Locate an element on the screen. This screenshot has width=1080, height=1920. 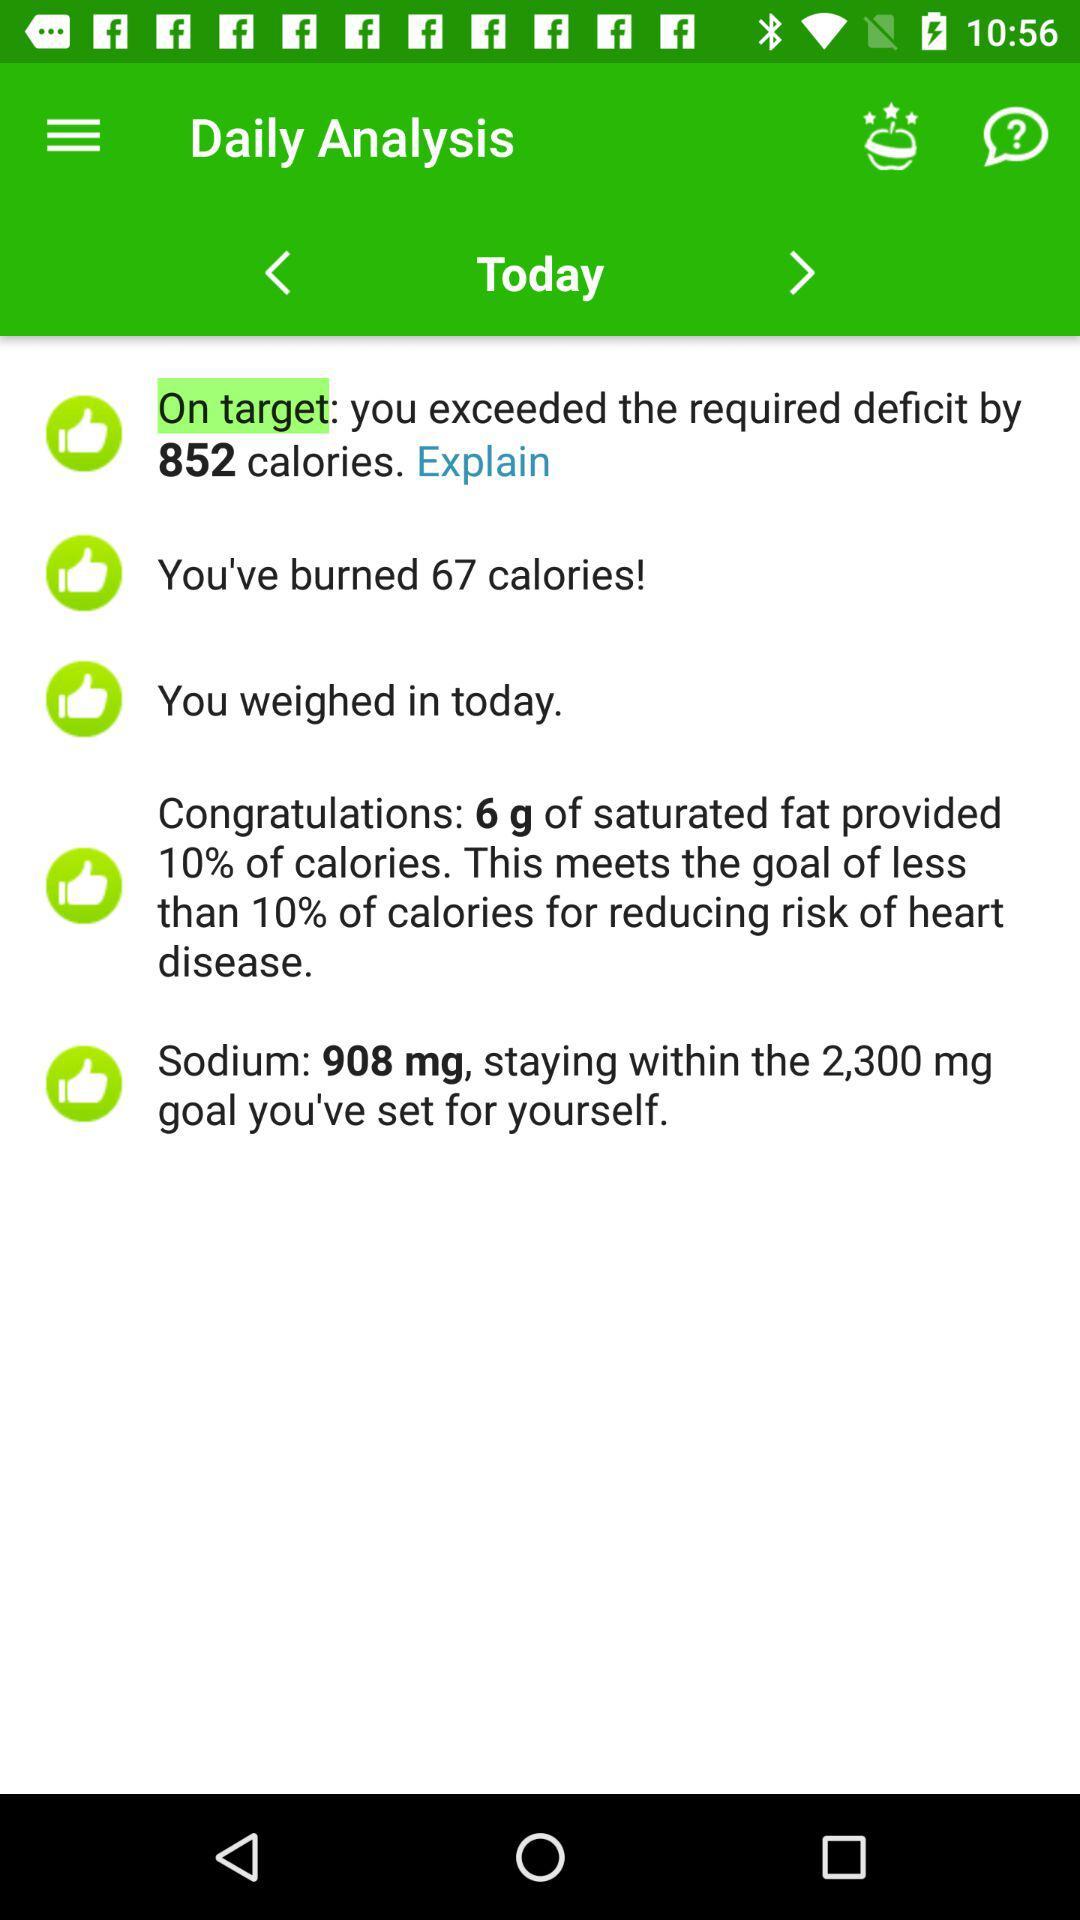
next is located at coordinates (801, 272).